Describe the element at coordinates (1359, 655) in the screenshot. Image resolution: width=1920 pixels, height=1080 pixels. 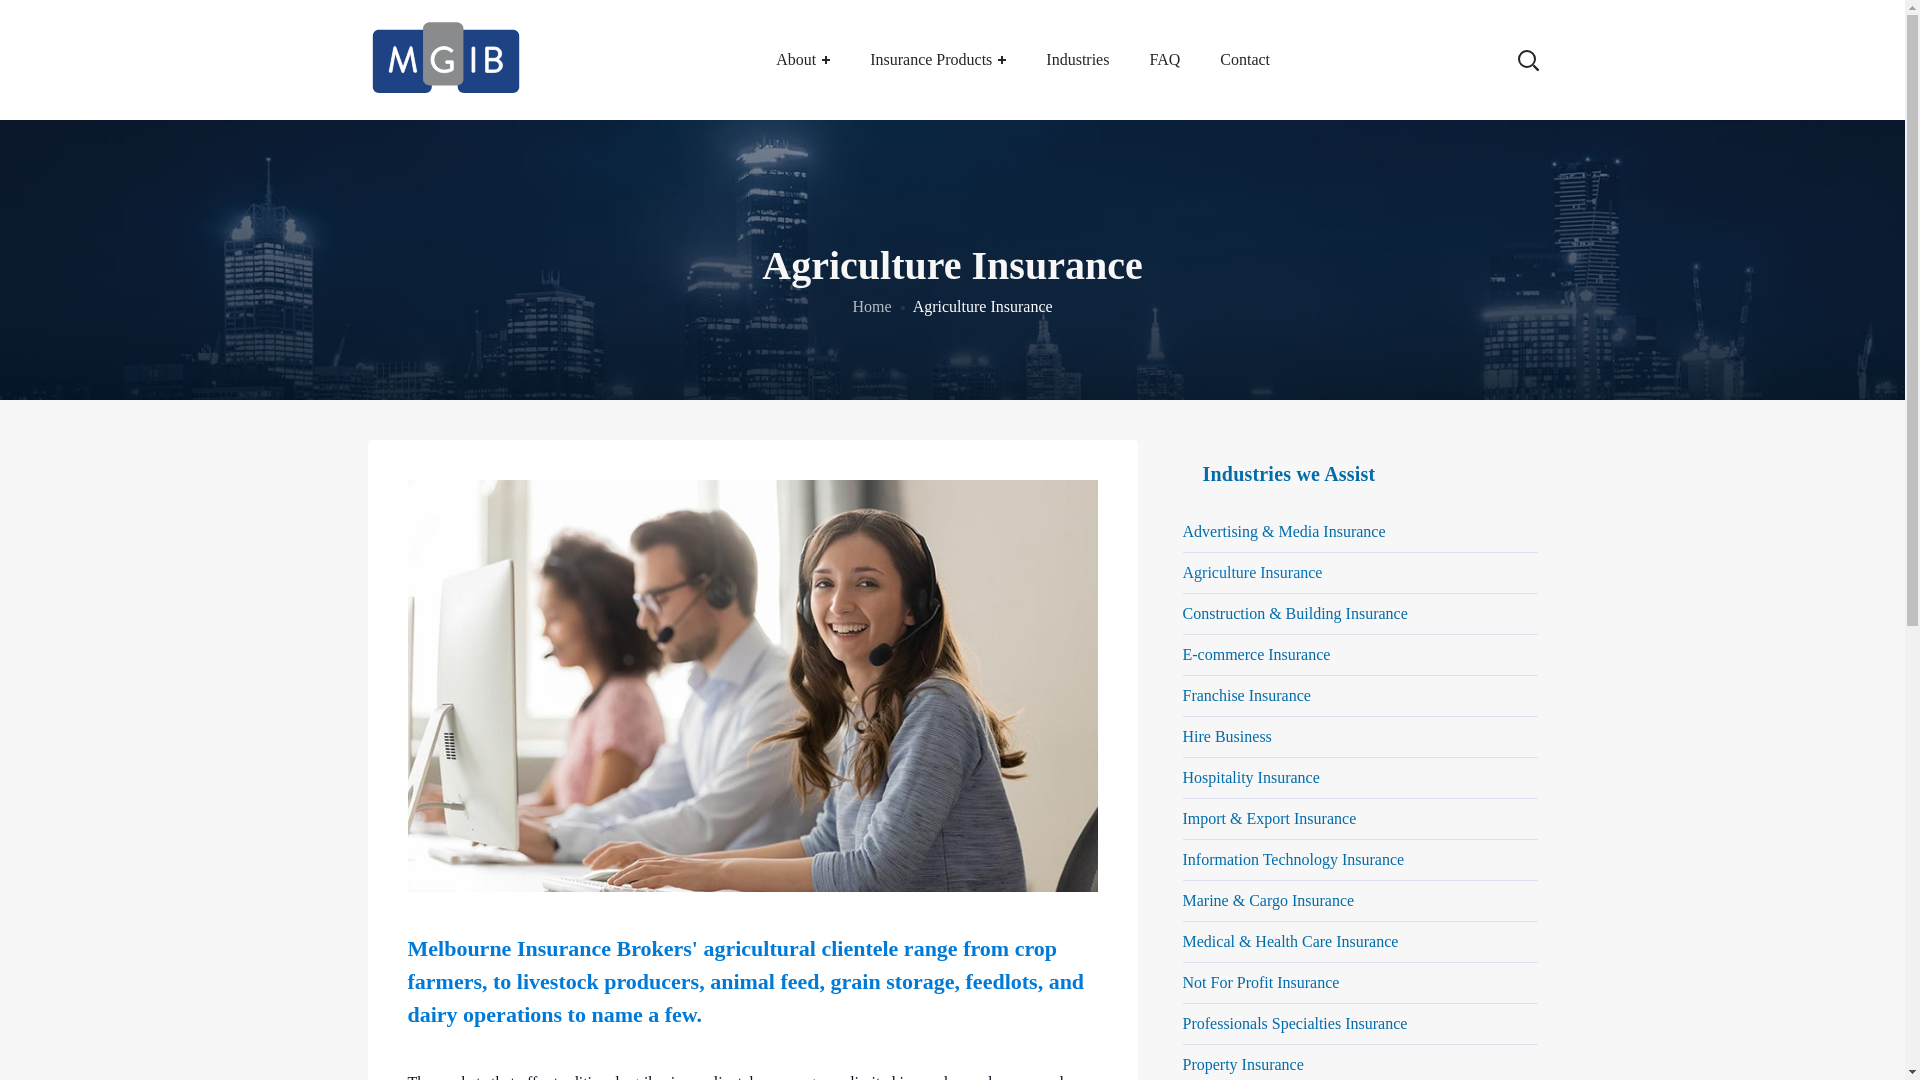
I see `'E-commerce Insurance'` at that location.